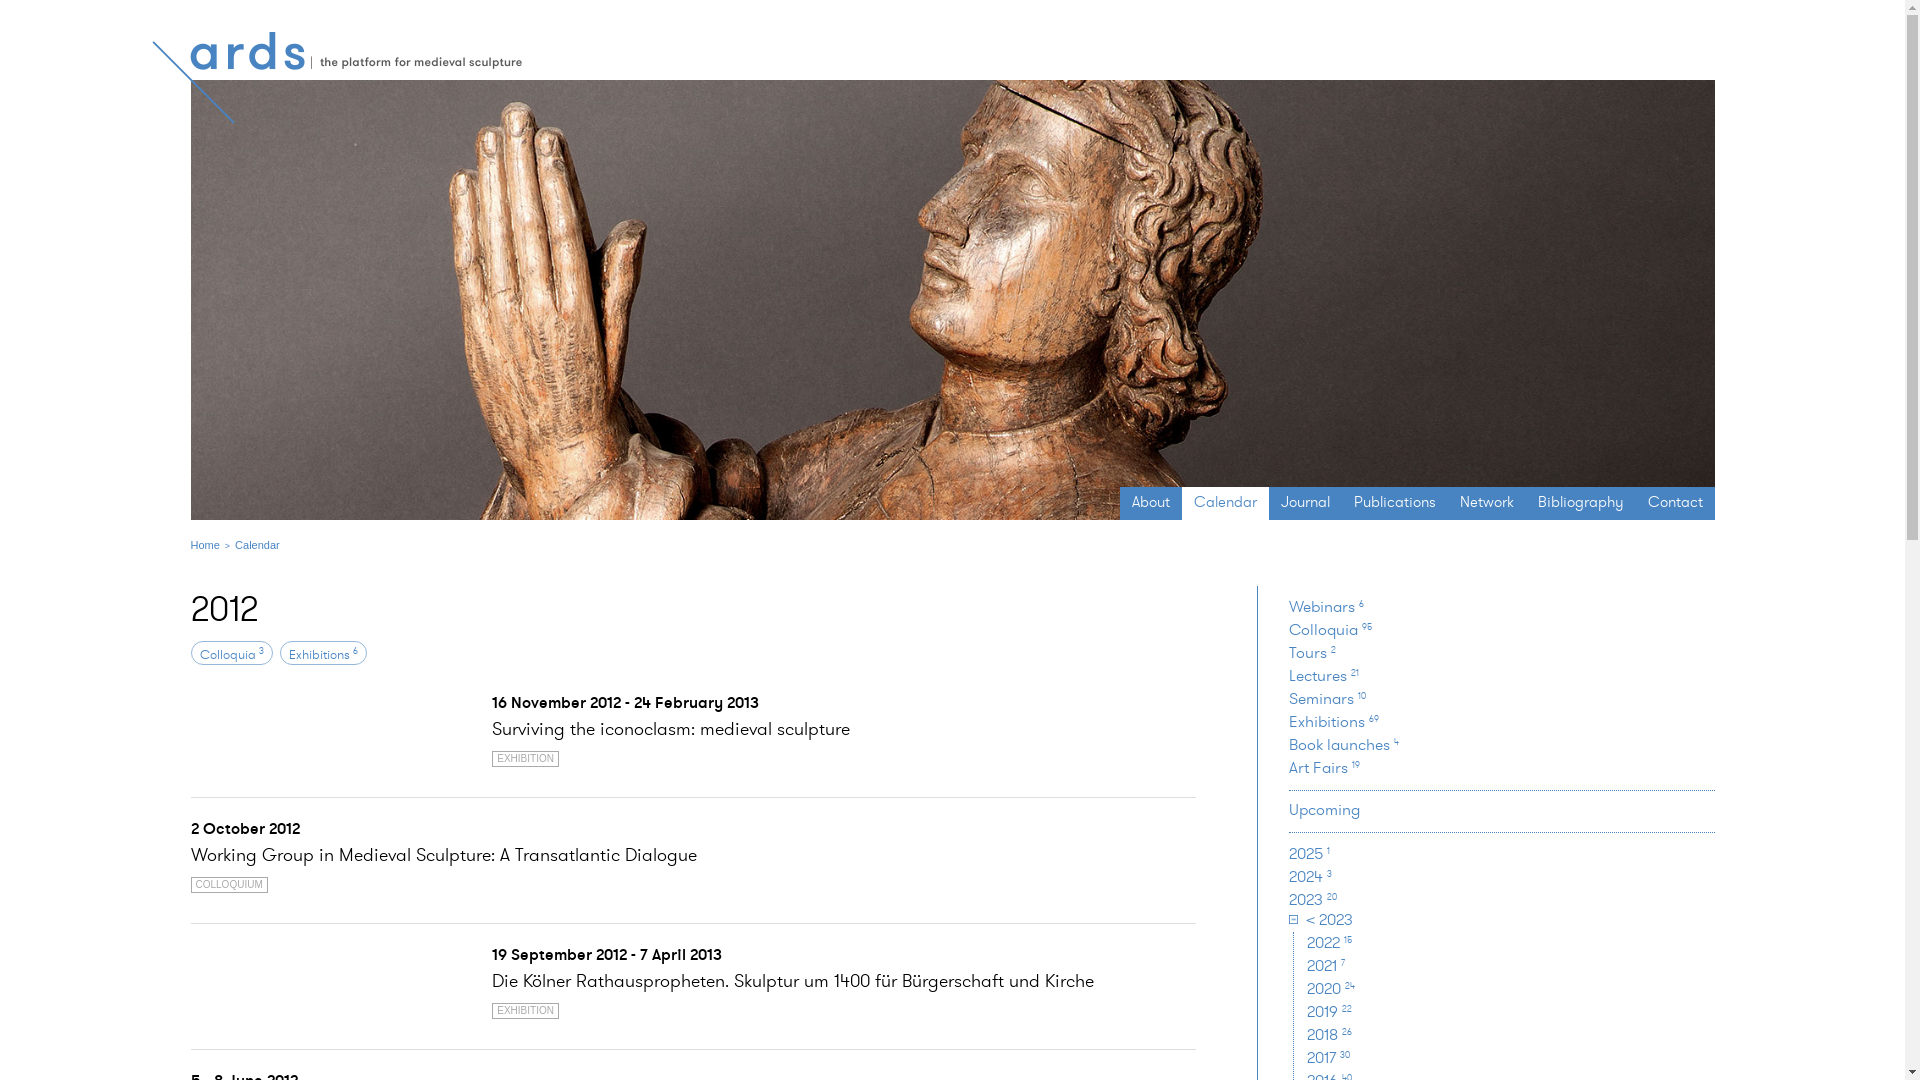 This screenshot has width=1920, height=1080. Describe the element at coordinates (1313, 898) in the screenshot. I see `'2023 20'` at that location.